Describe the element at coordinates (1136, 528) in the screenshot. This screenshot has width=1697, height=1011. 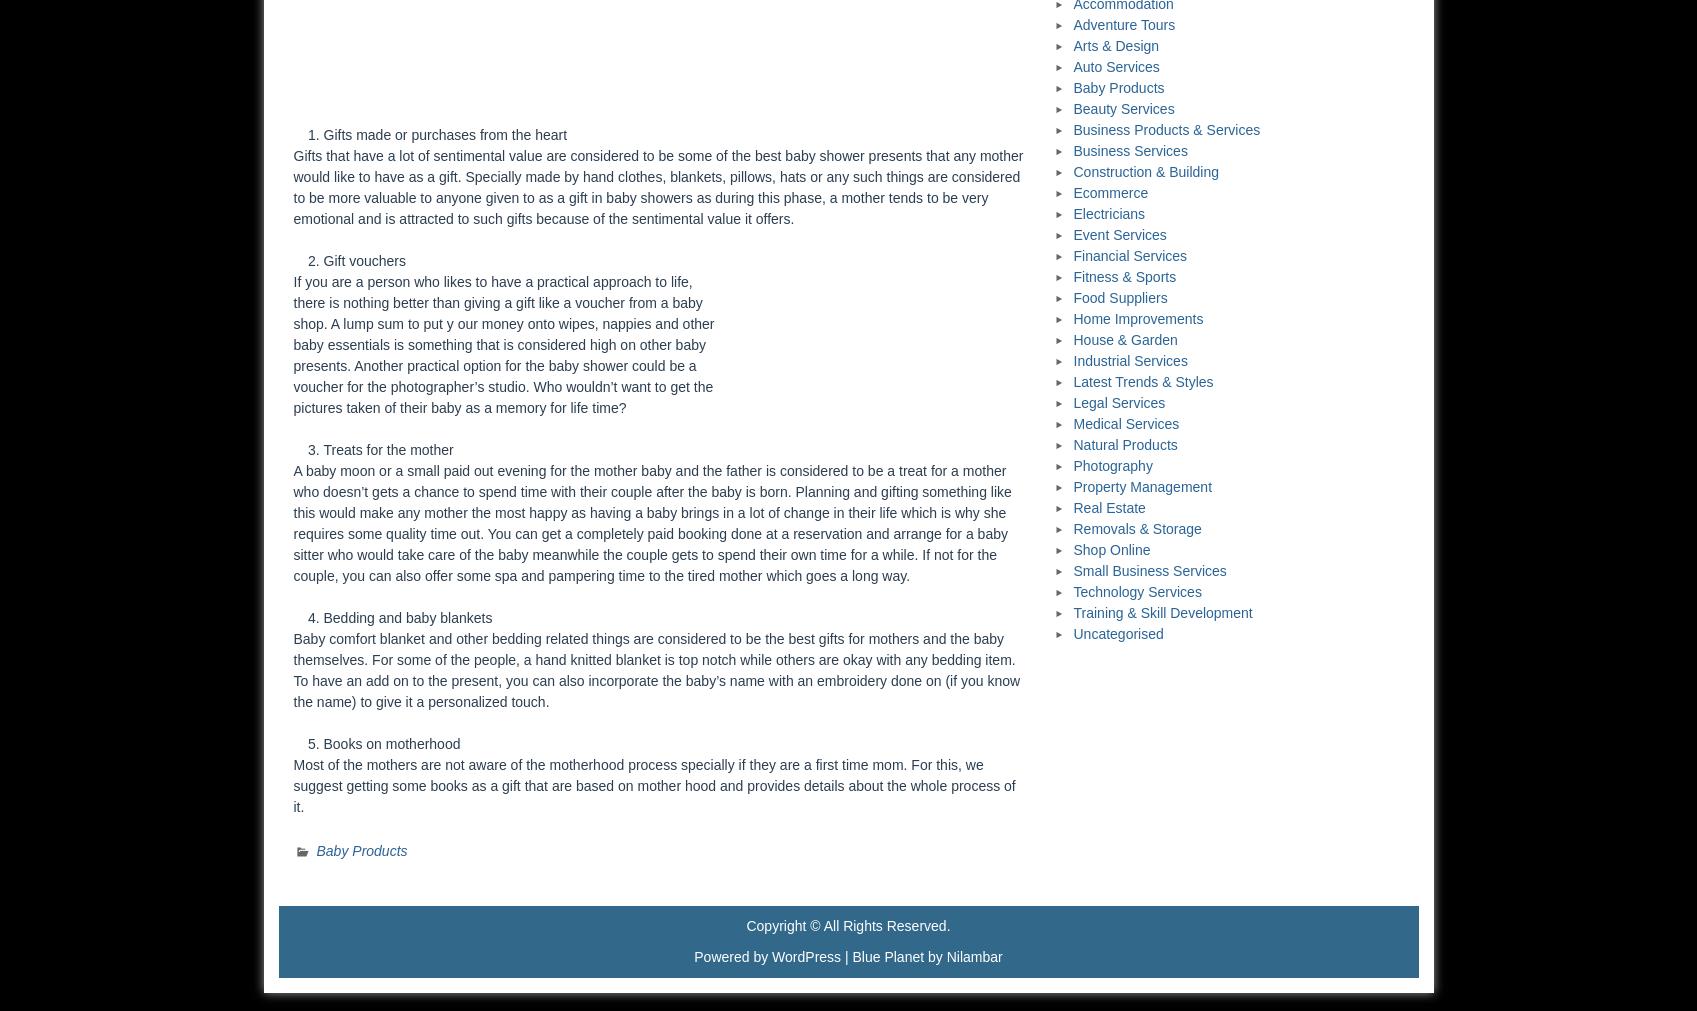
I see `'Removals & Storage'` at that location.